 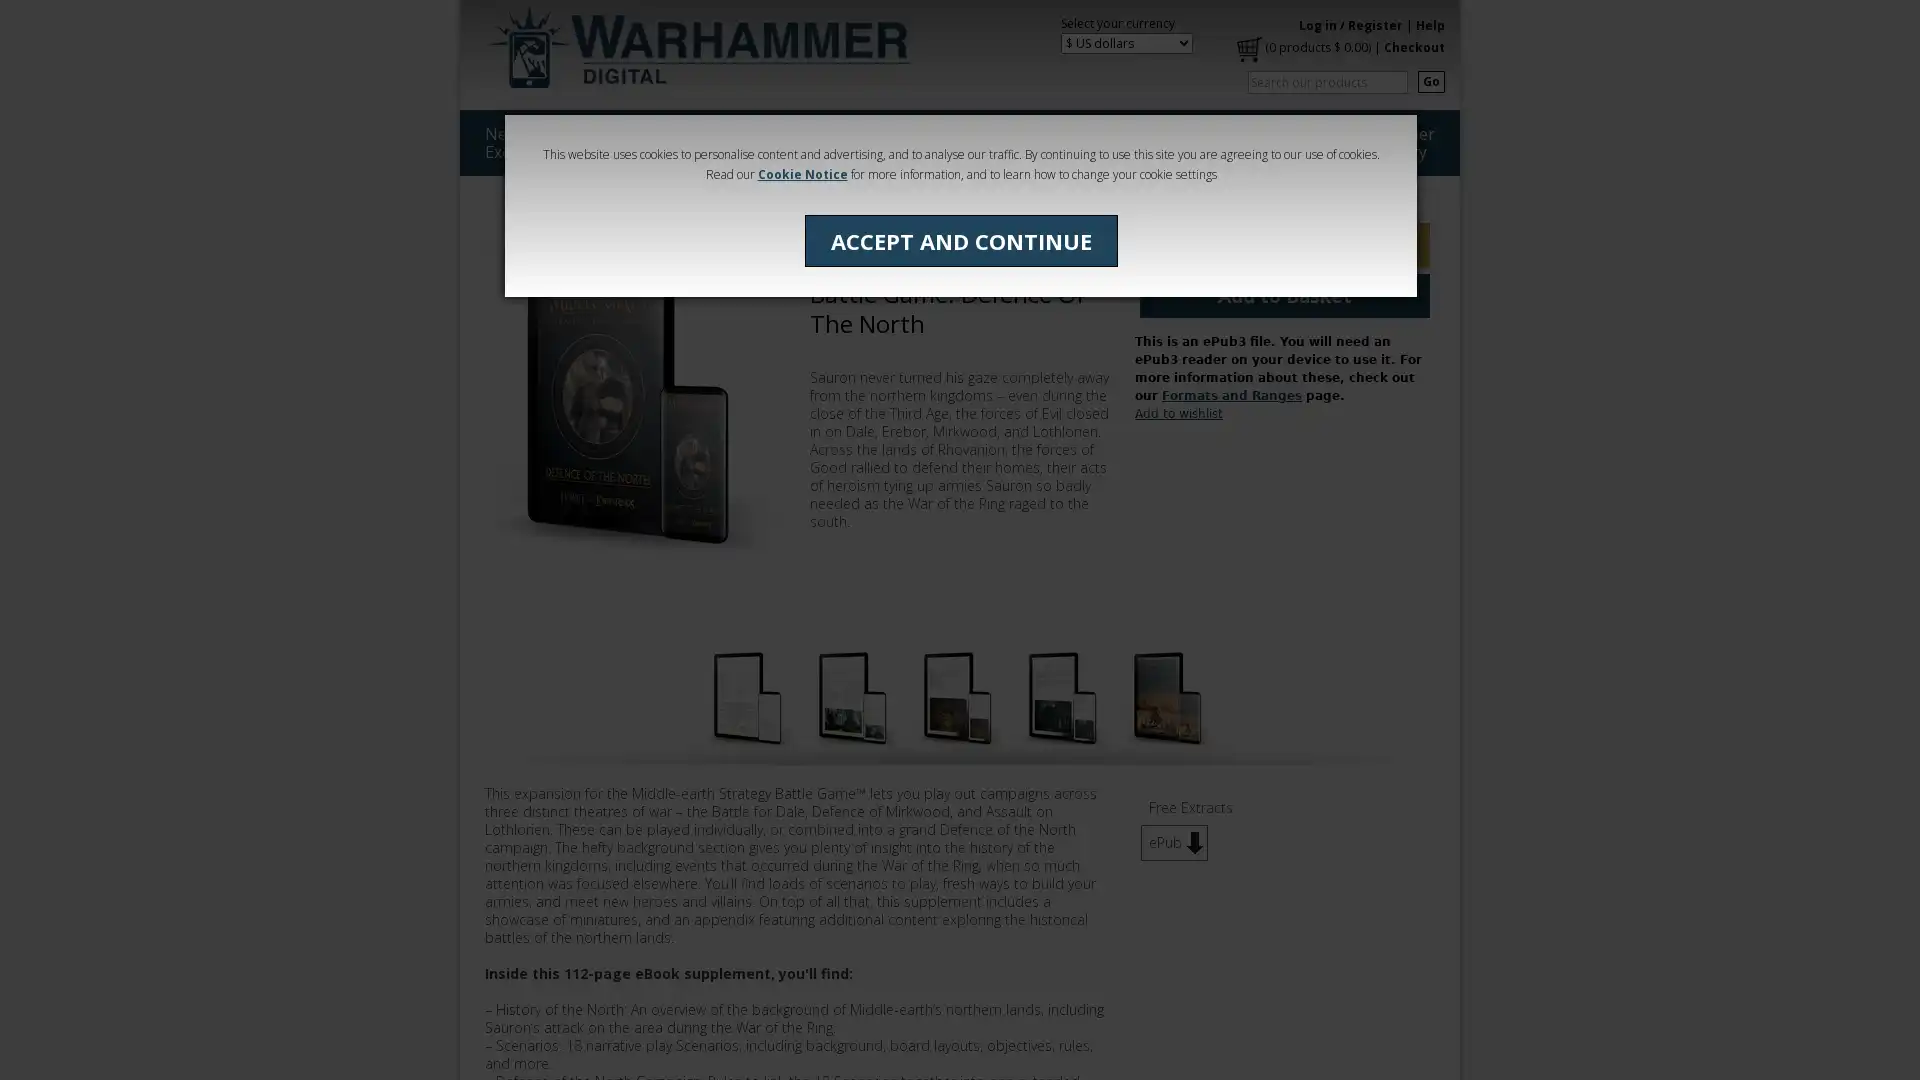 I want to click on ACCEPT AND CONTINUE, so click(x=960, y=239).